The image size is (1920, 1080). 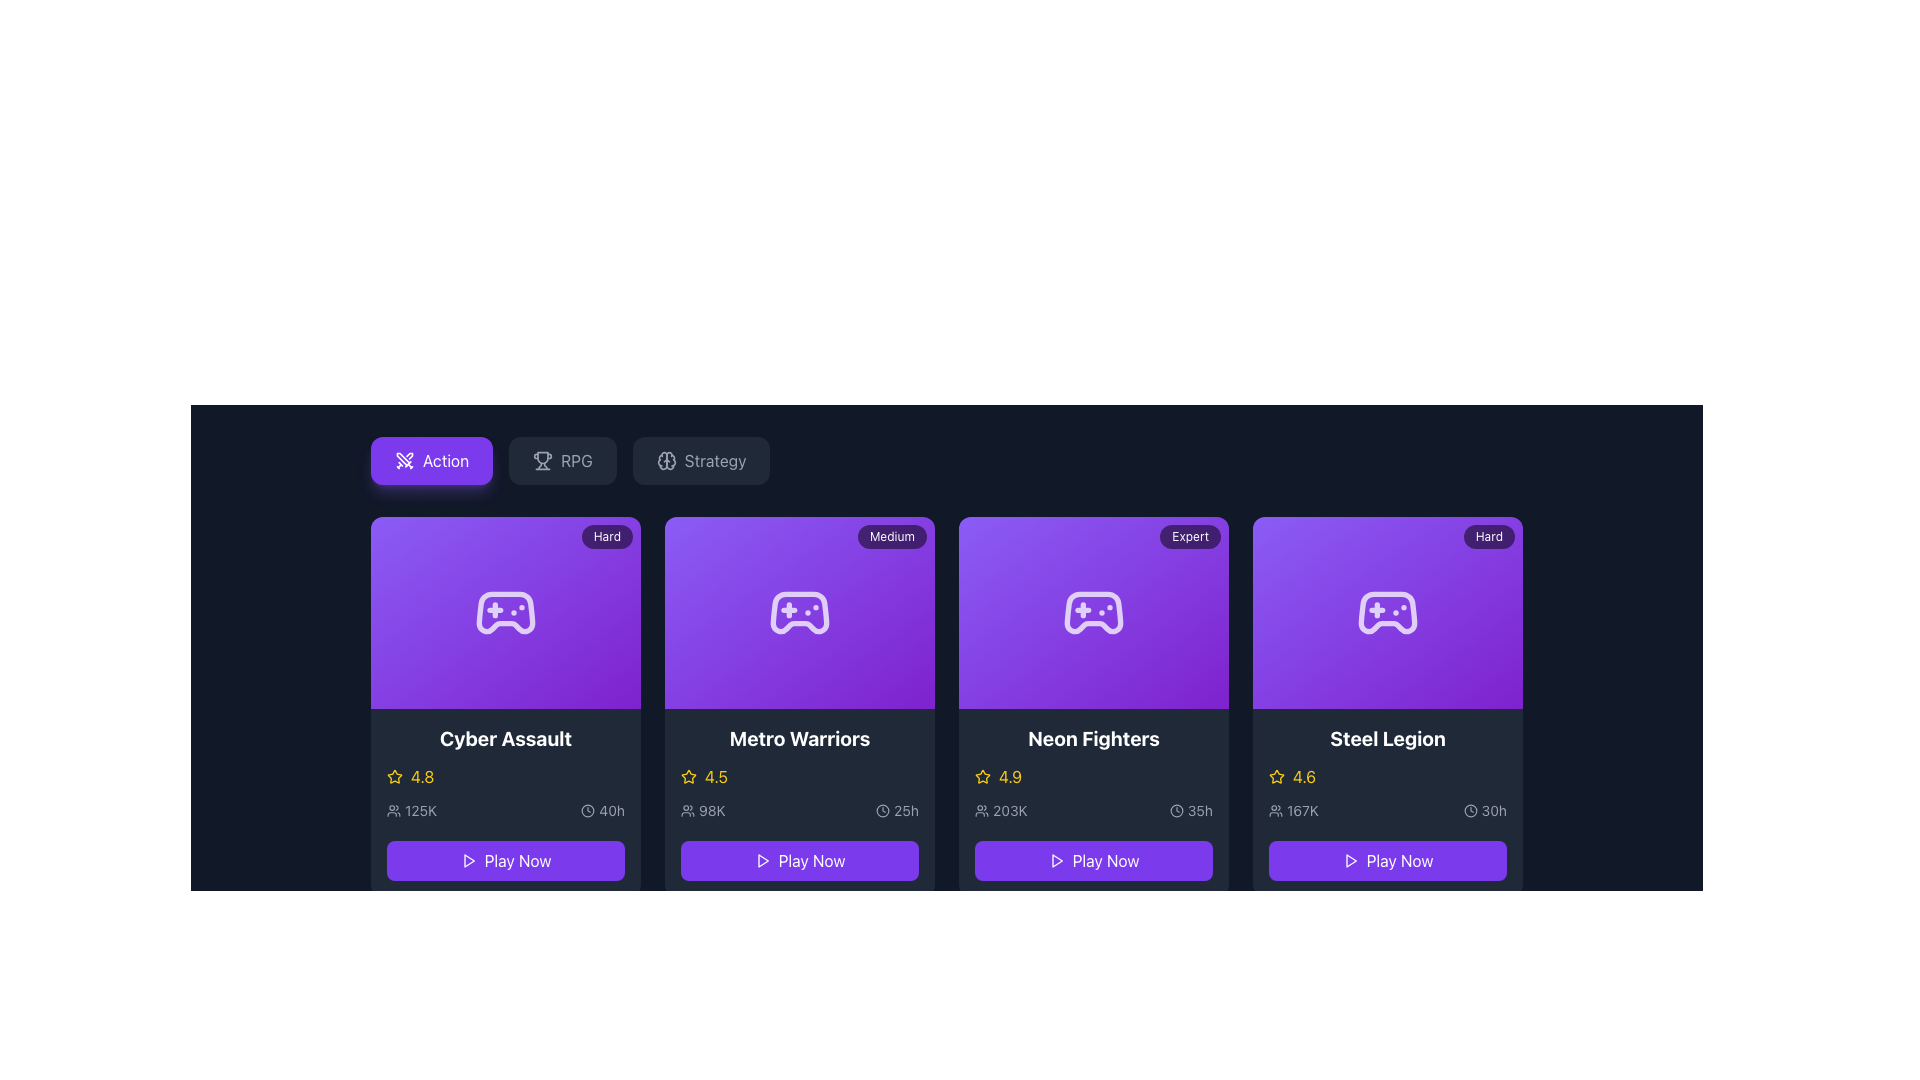 I want to click on the 'Expert' label/tag, which is a small pill-shaped tag with white text on a dark semi-transparent background, located in the top-right corner of the 'Neon Fighters' card, so click(x=1190, y=535).